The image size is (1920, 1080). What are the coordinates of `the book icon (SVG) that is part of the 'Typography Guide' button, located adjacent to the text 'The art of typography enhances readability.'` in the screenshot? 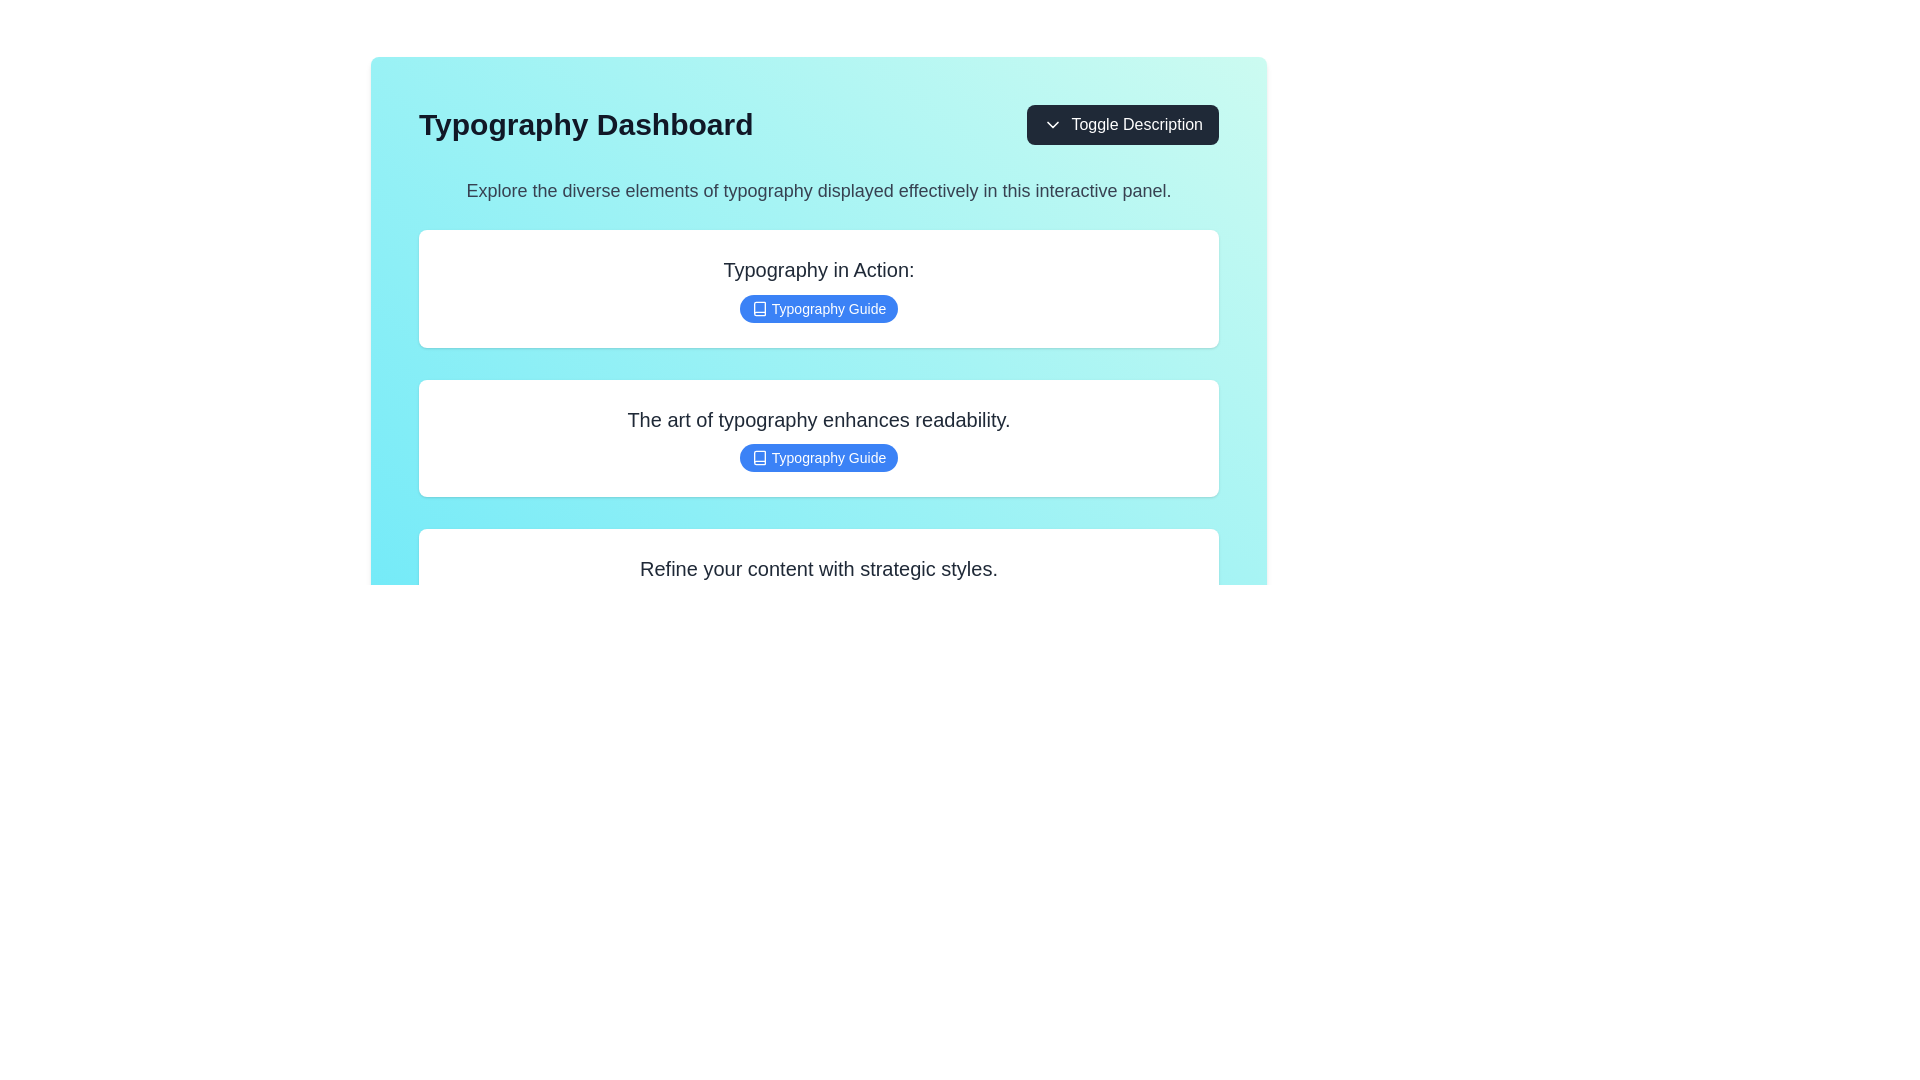 It's located at (758, 458).